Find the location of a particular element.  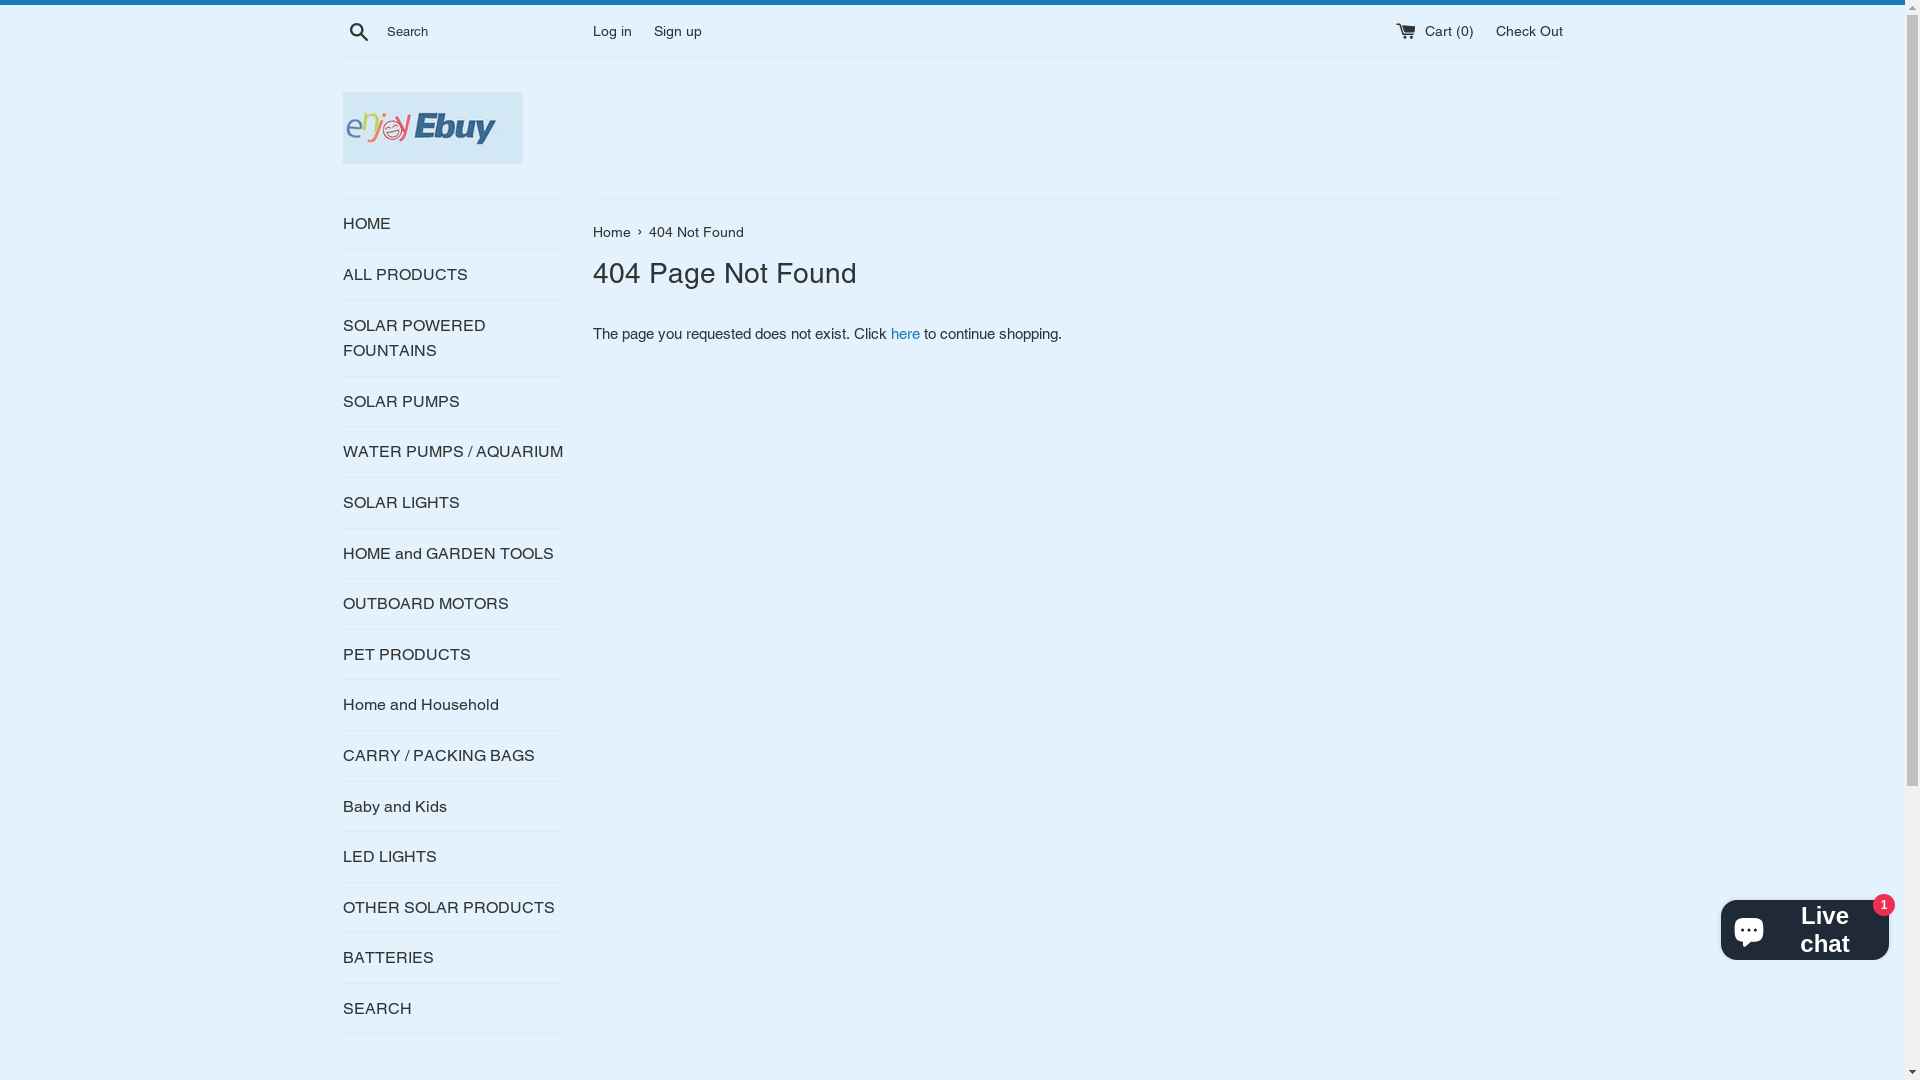

'BATTERIES' is located at coordinates (450, 956).